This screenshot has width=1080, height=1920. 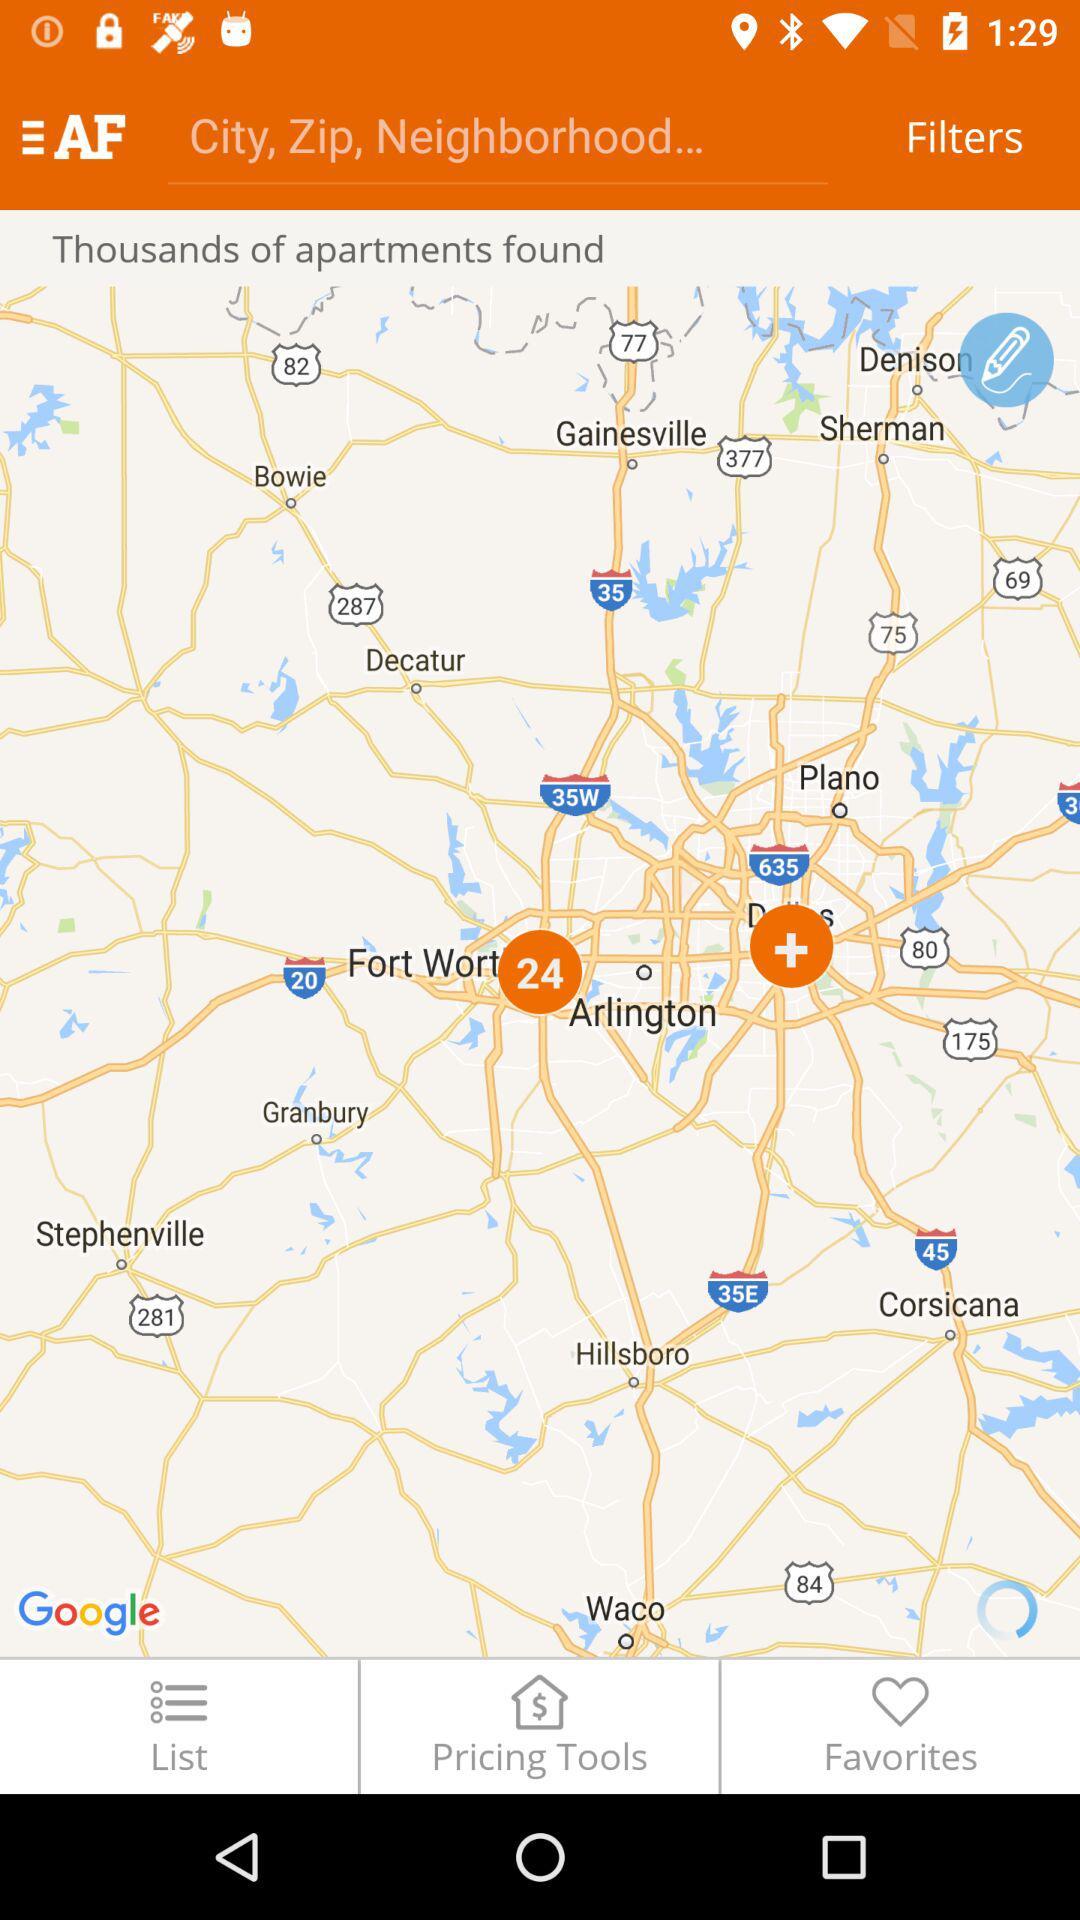 I want to click on the icon above thousands of apartments icon, so click(x=72, y=135).